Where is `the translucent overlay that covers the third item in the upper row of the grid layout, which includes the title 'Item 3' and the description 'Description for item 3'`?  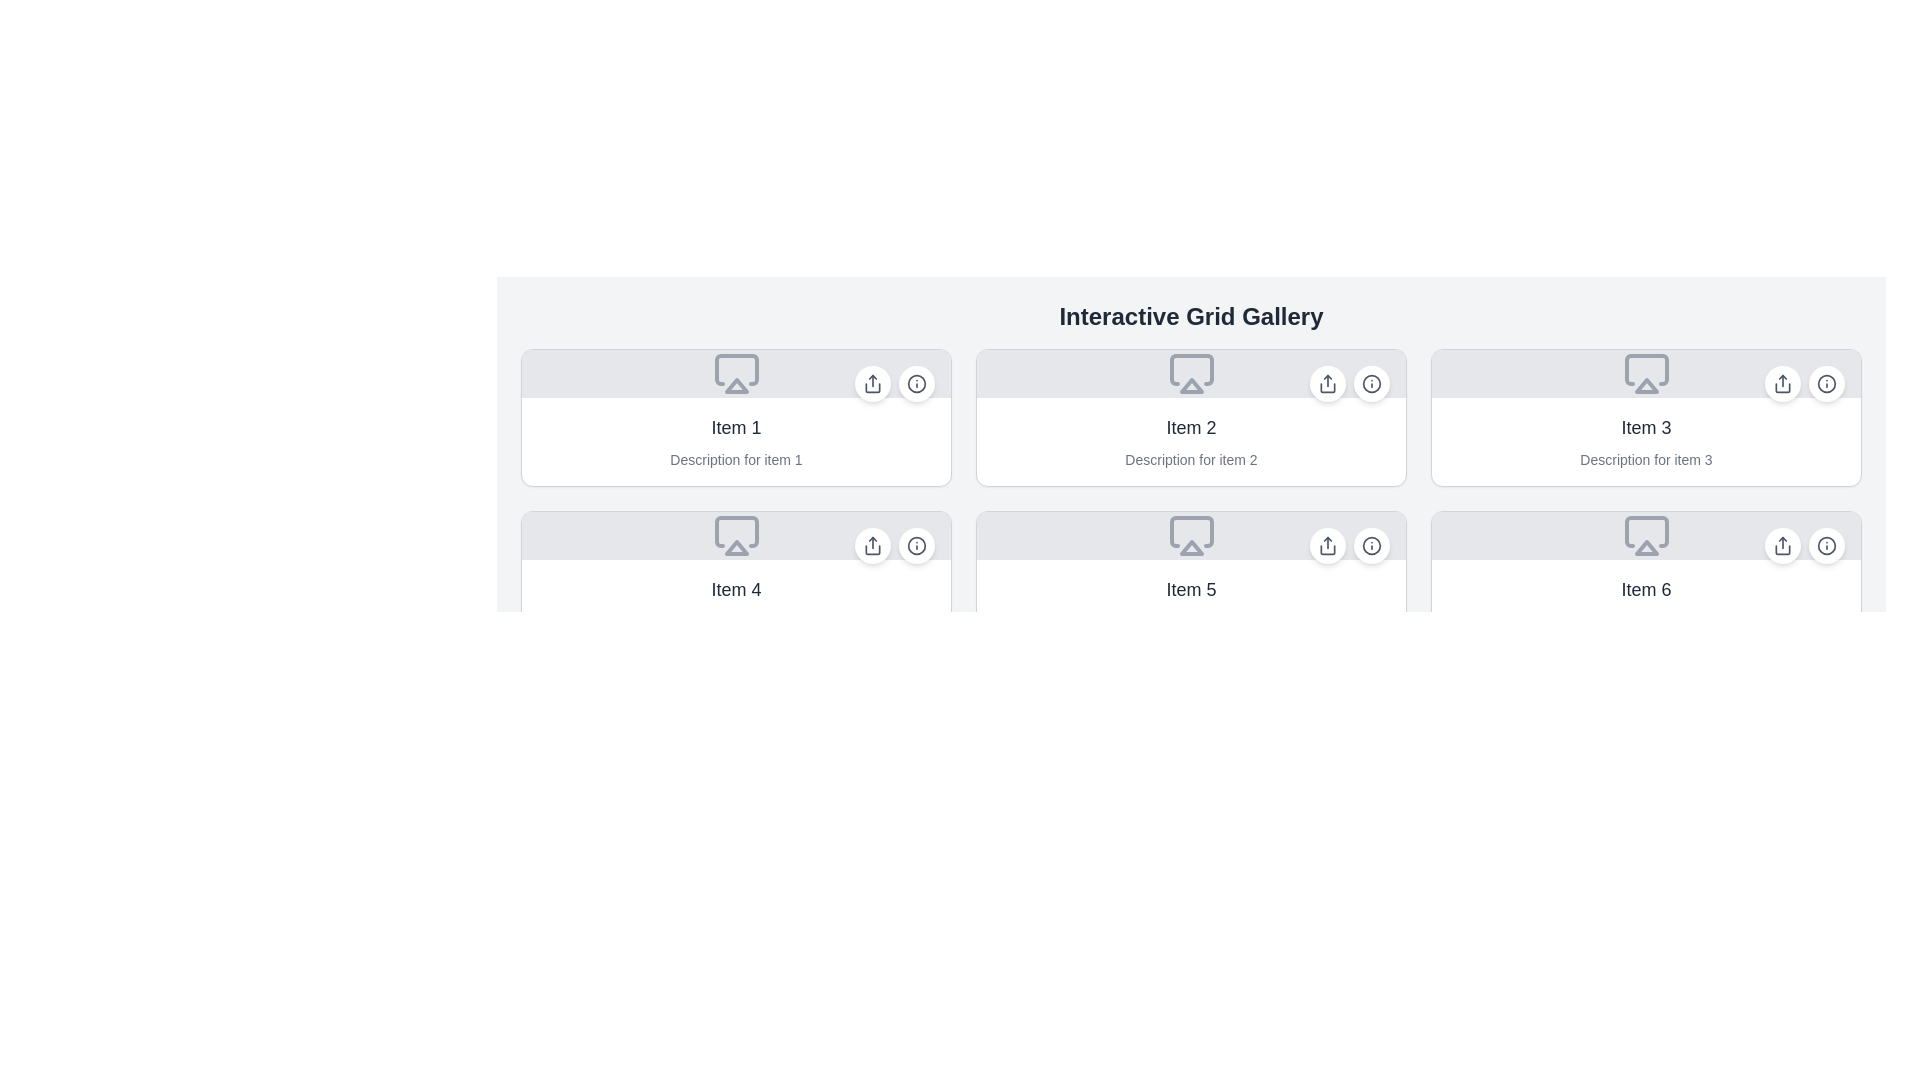
the translucent overlay that covers the third item in the upper row of the grid layout, which includes the title 'Item 3' and the description 'Description for item 3' is located at coordinates (1646, 416).